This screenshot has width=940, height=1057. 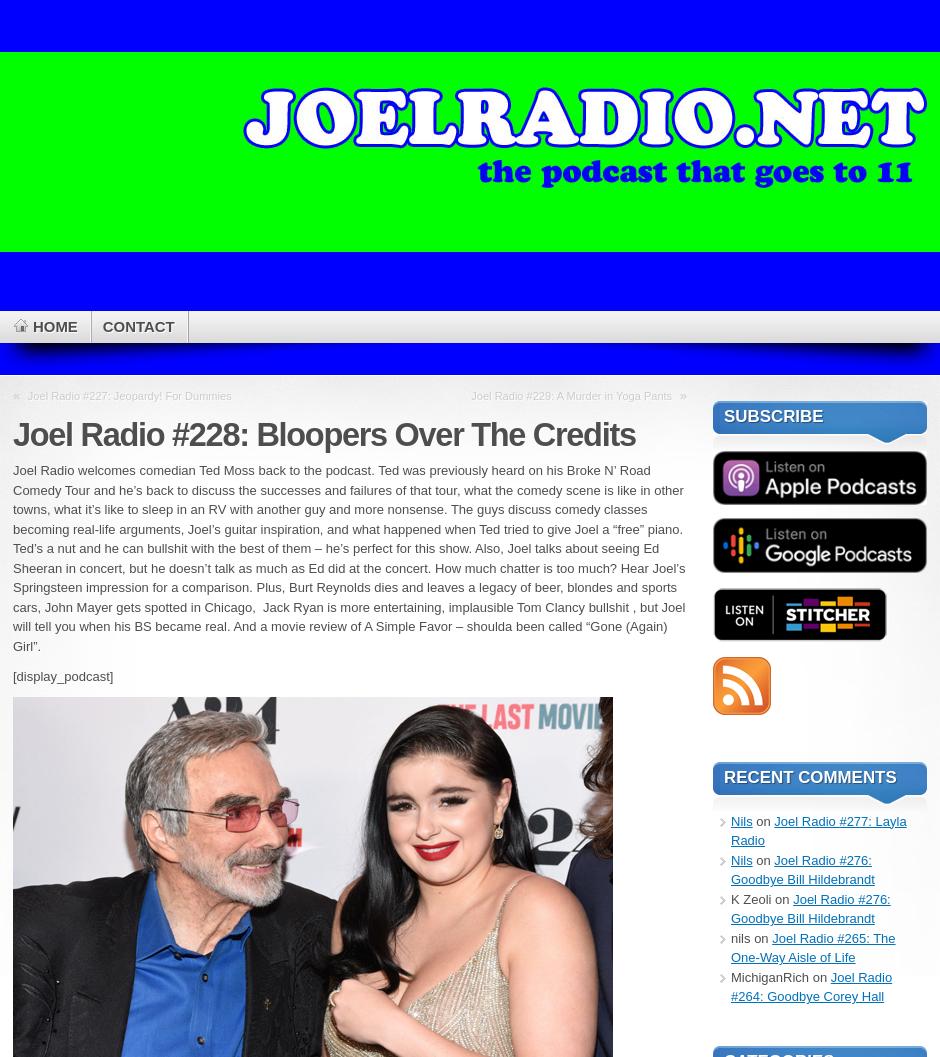 I want to click on 'Joel Radio #264: Goodbye Corey Hall', so click(x=811, y=985).